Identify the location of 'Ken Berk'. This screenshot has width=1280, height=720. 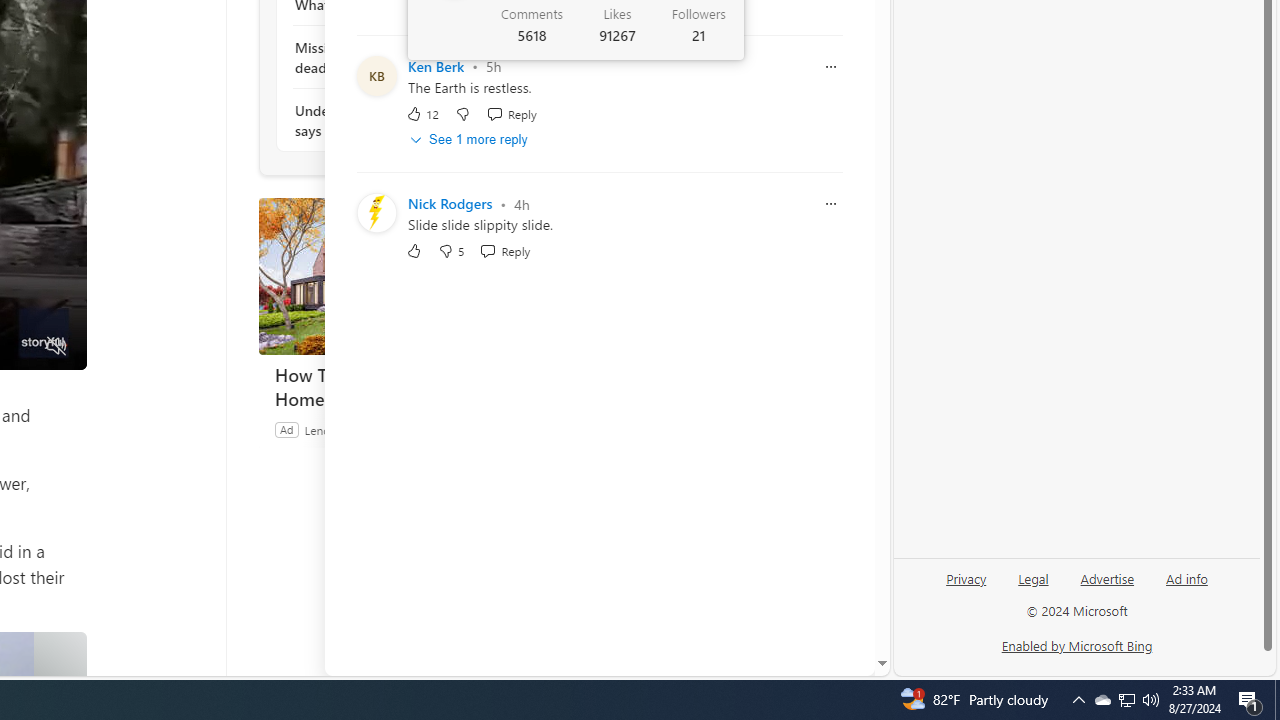
(435, 65).